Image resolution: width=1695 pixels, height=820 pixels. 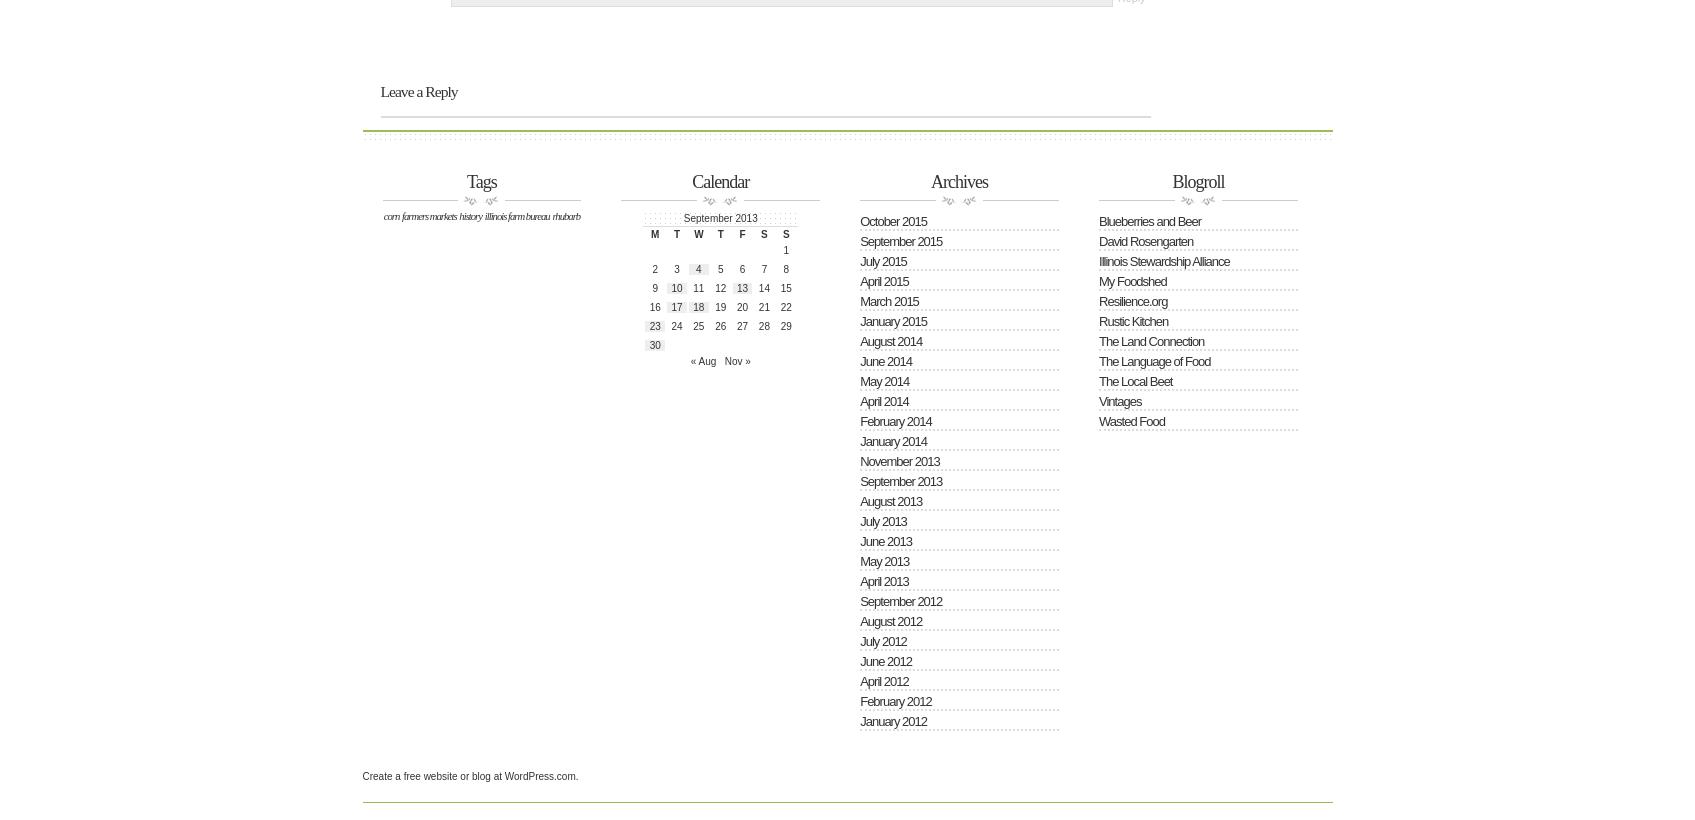 I want to click on '11', so click(x=698, y=287).